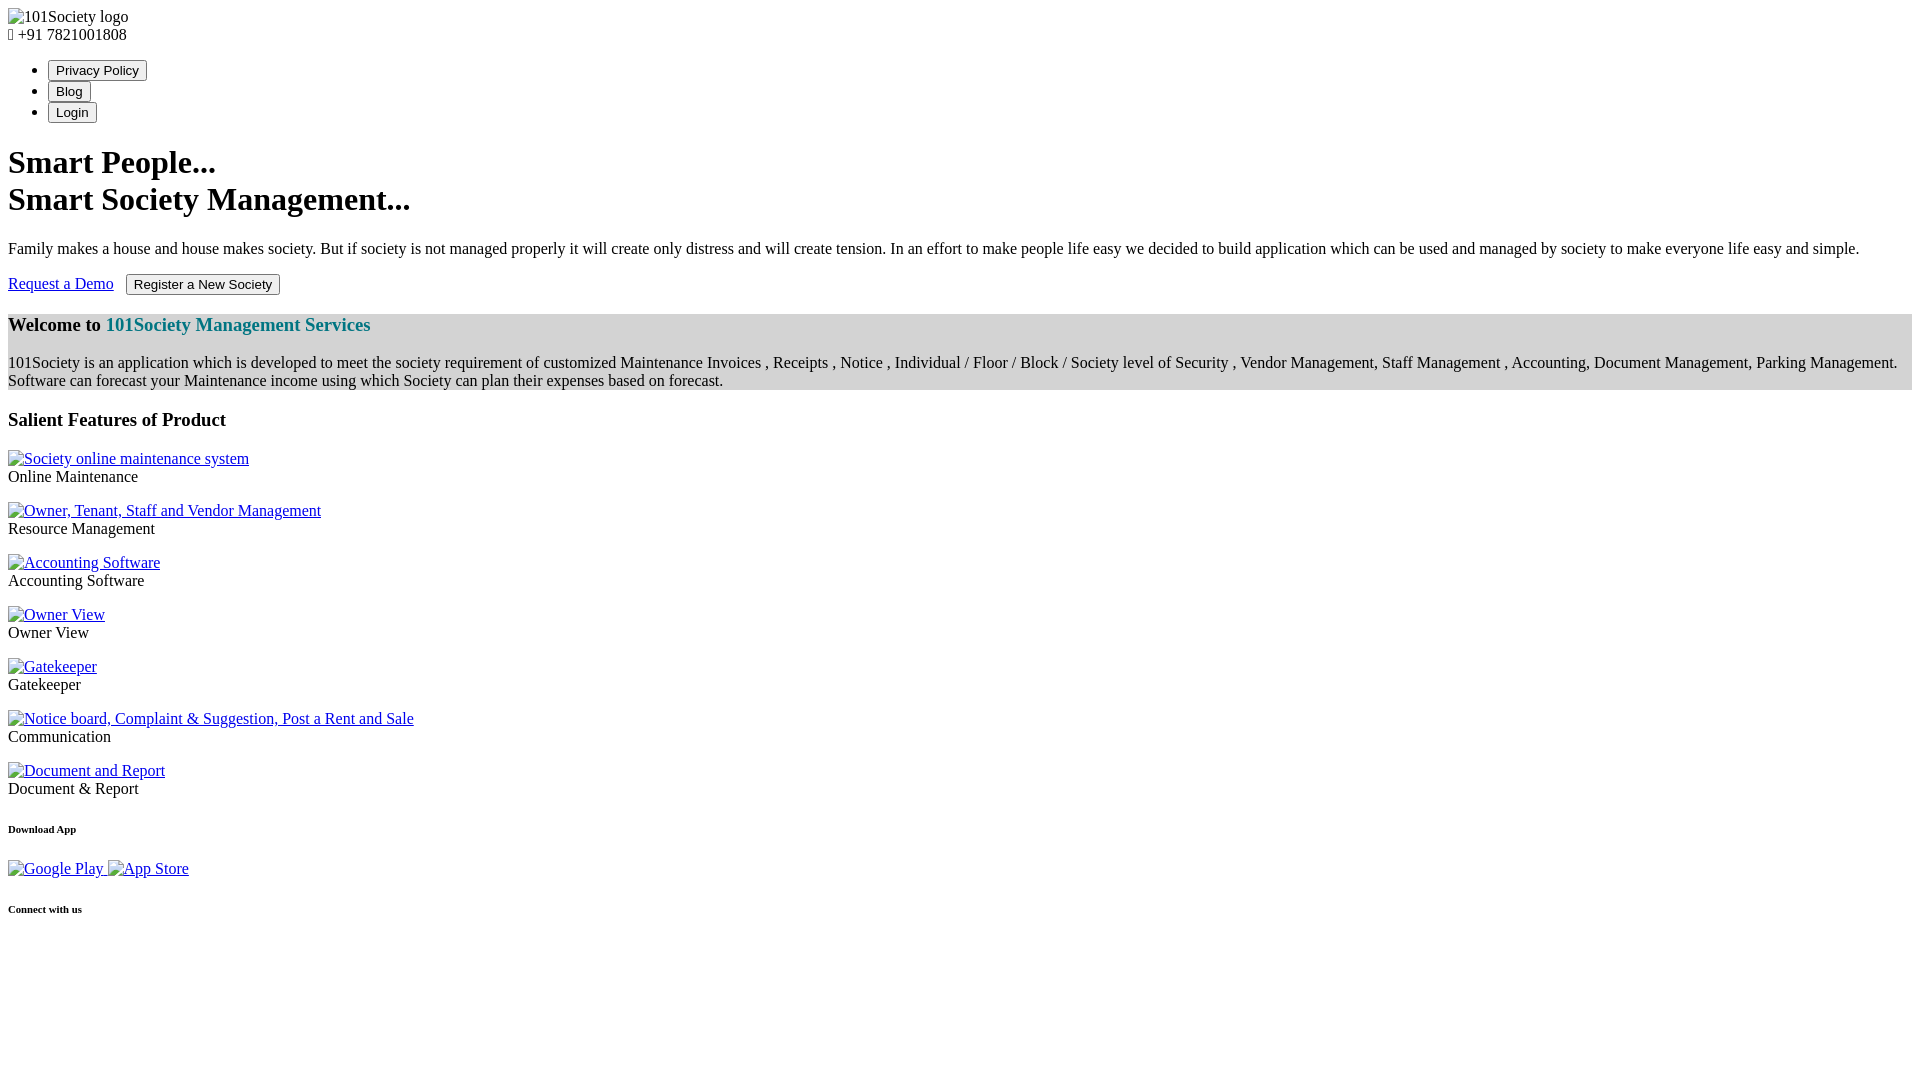 This screenshot has width=1920, height=1080. What do you see at coordinates (8, 563) in the screenshot?
I see `'Accounting Software'` at bounding box center [8, 563].